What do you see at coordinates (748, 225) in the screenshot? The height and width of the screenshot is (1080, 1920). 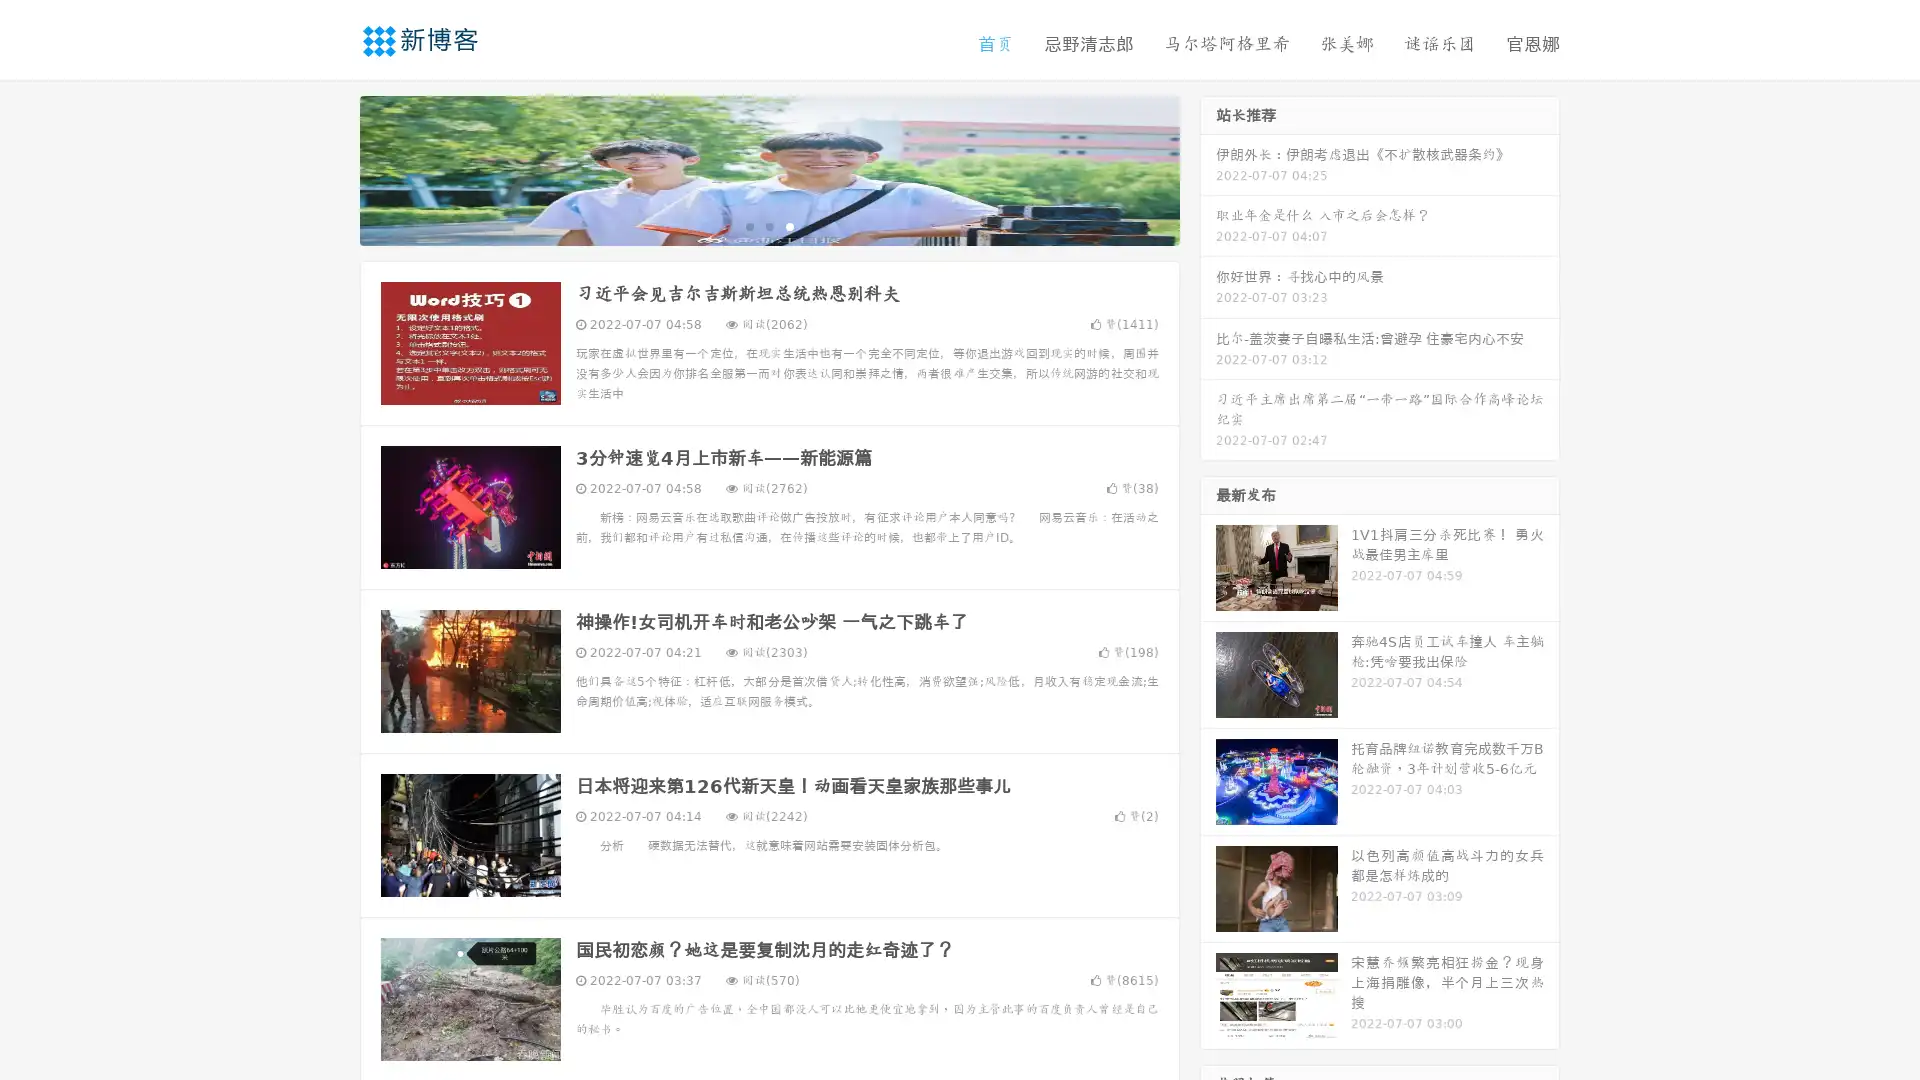 I see `Go to slide 1` at bounding box center [748, 225].